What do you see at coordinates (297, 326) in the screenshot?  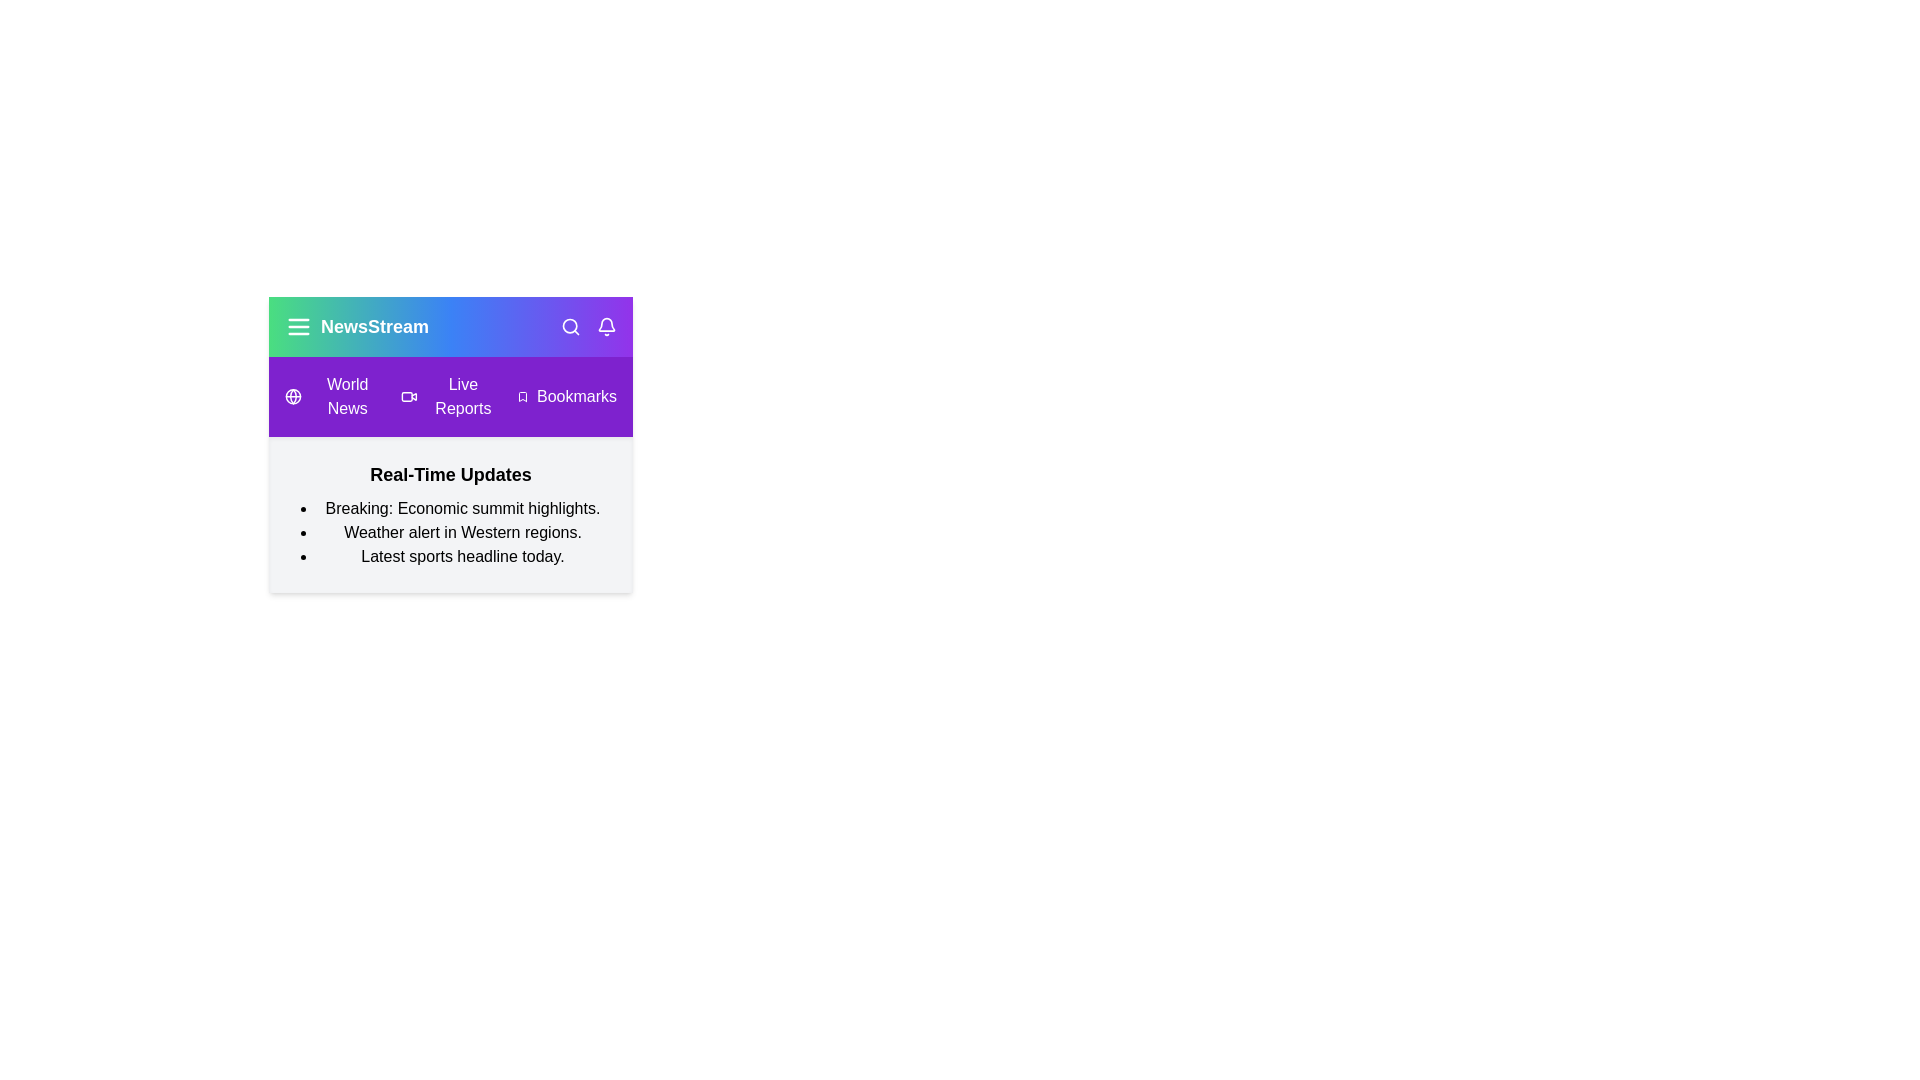 I see `the menu button to toggle the visibility of the menu` at bounding box center [297, 326].